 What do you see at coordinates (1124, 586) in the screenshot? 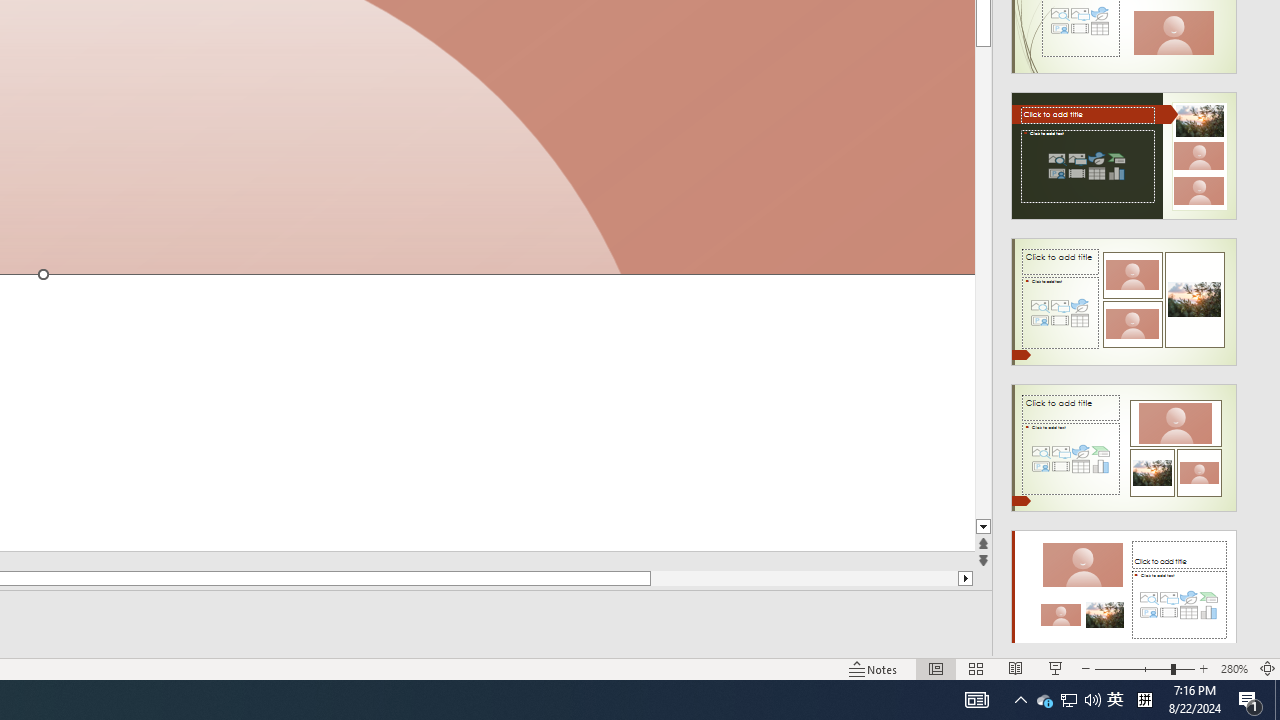
I see `'Design Idea'` at bounding box center [1124, 586].